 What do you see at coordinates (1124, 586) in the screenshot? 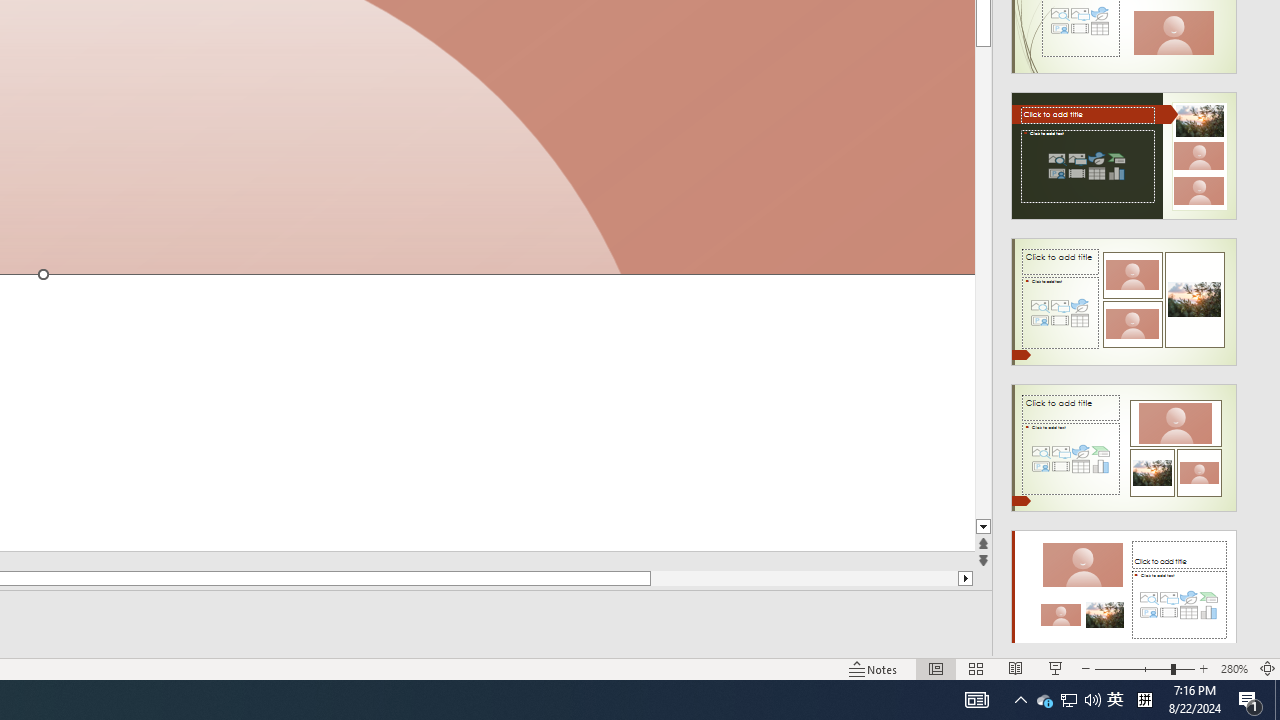
I see `'Design Idea'` at bounding box center [1124, 586].